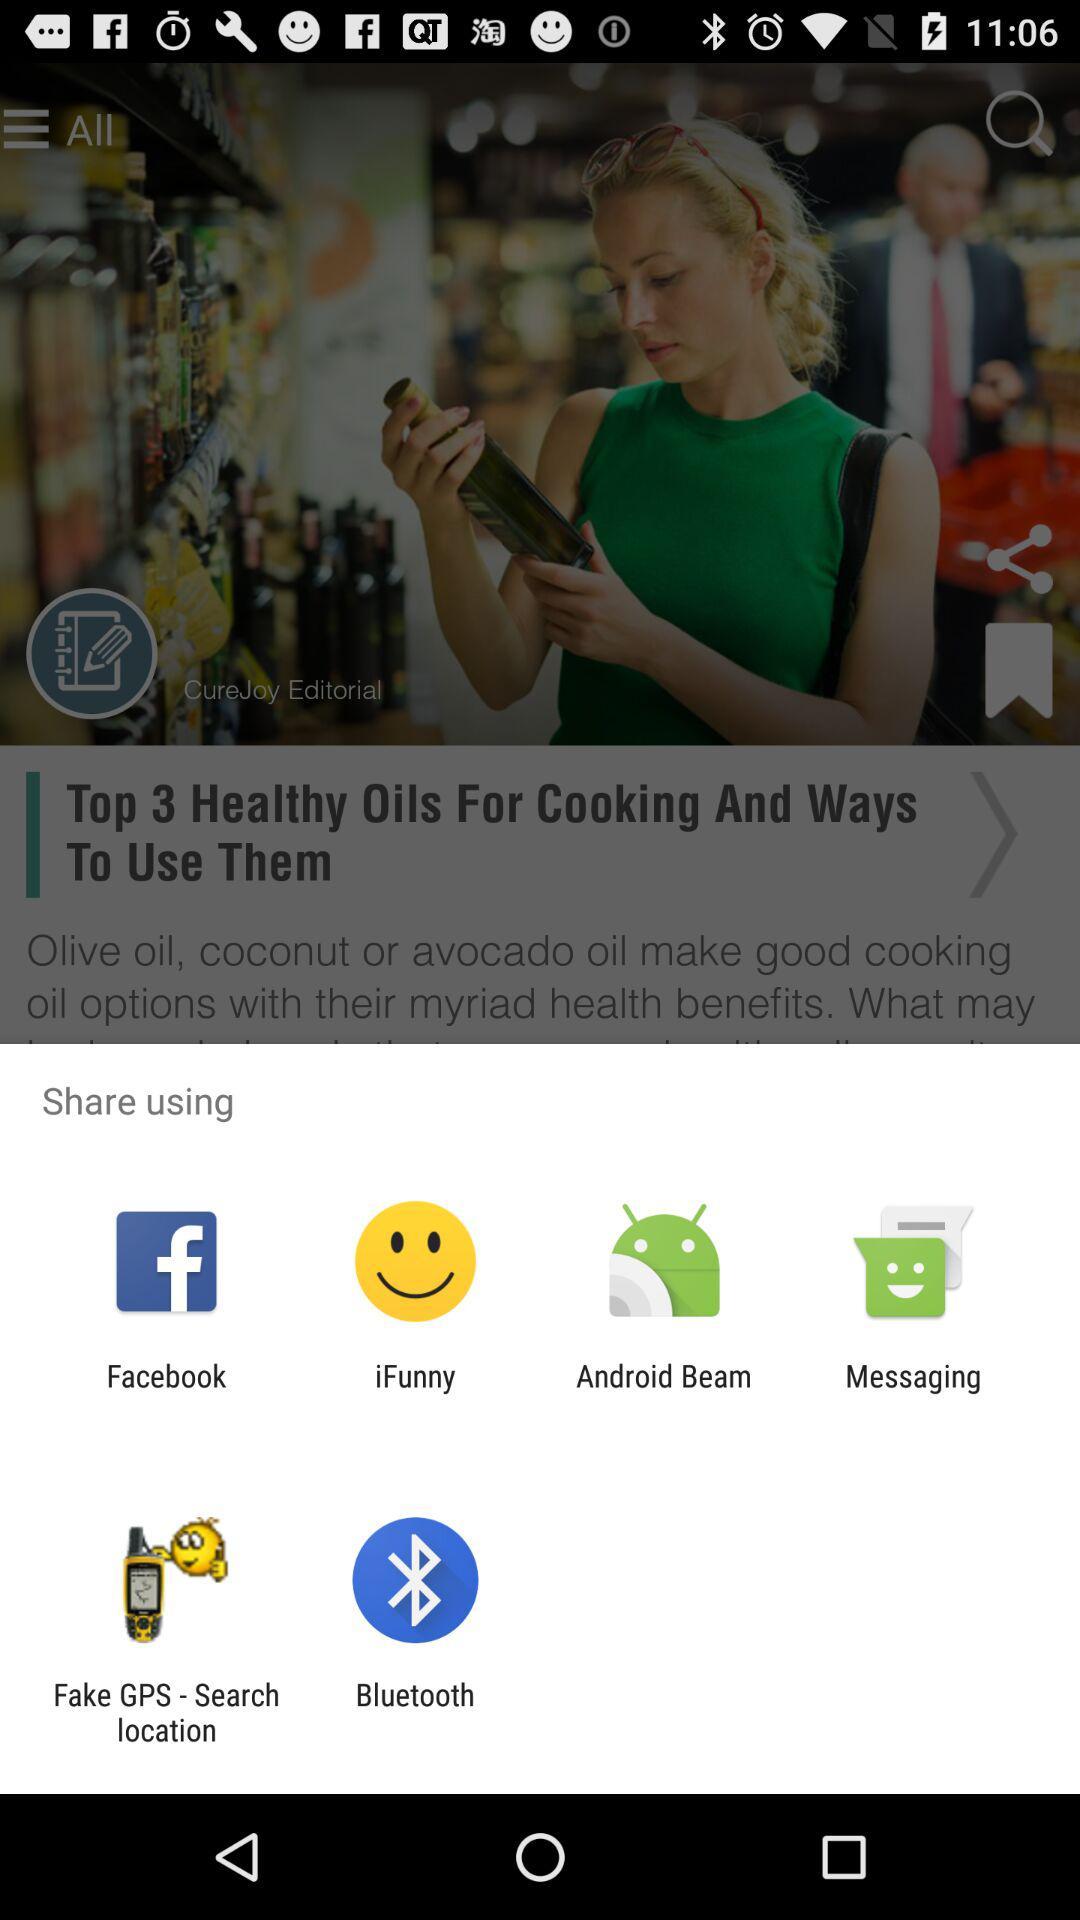  What do you see at coordinates (165, 1392) in the screenshot?
I see `the facebook app` at bounding box center [165, 1392].